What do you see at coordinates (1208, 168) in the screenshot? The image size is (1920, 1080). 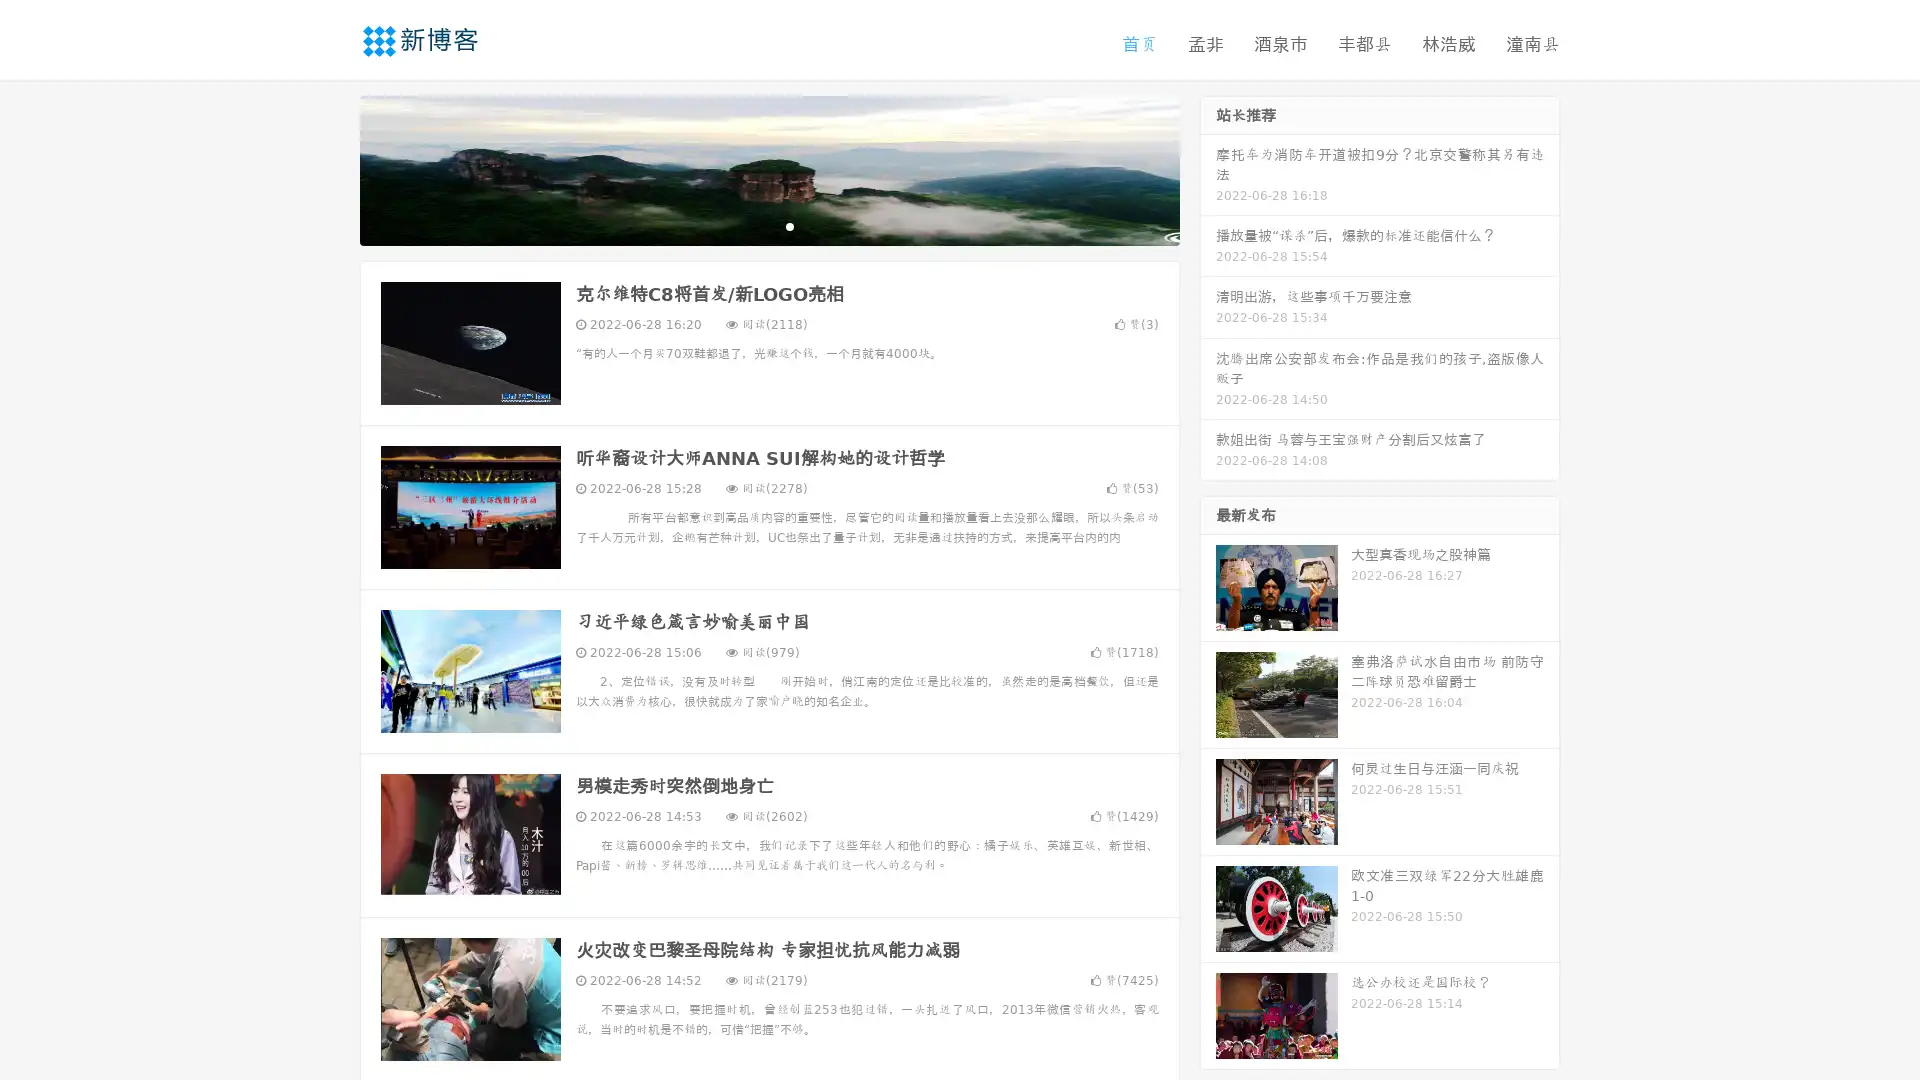 I see `Next slide` at bounding box center [1208, 168].